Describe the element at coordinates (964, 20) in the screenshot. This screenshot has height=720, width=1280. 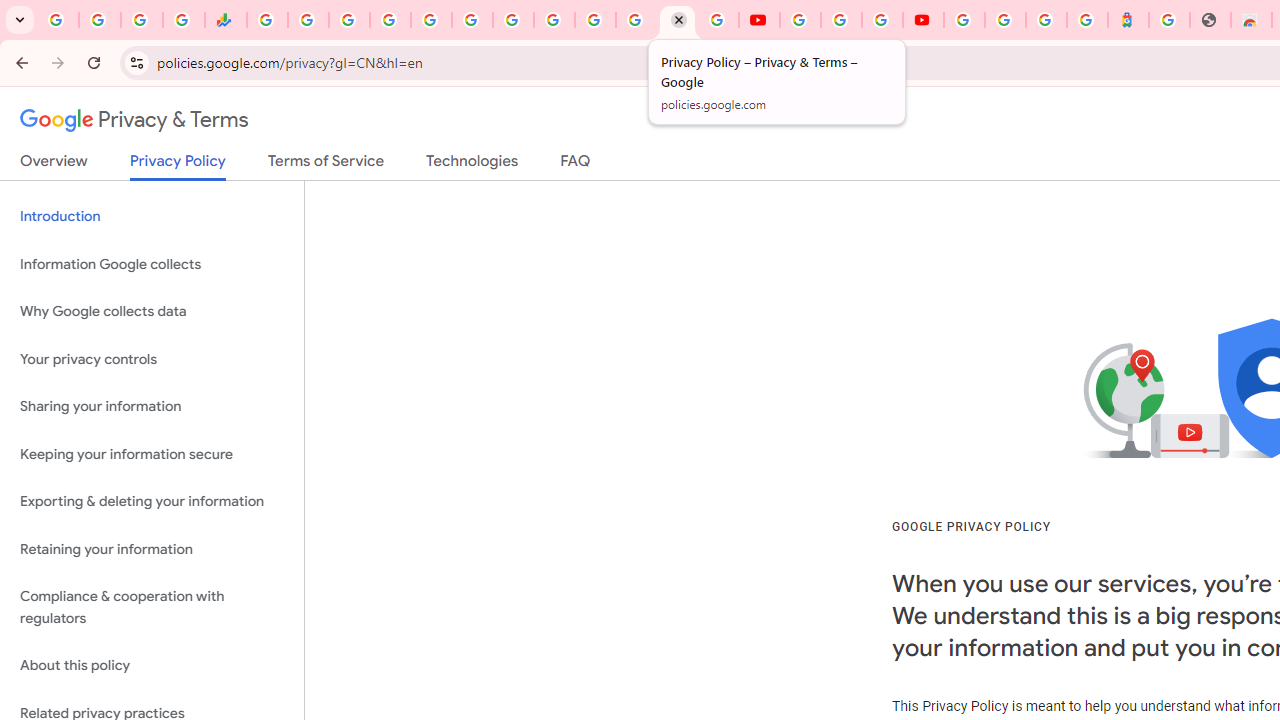
I see `'Sign in - Google Accounts'` at that location.